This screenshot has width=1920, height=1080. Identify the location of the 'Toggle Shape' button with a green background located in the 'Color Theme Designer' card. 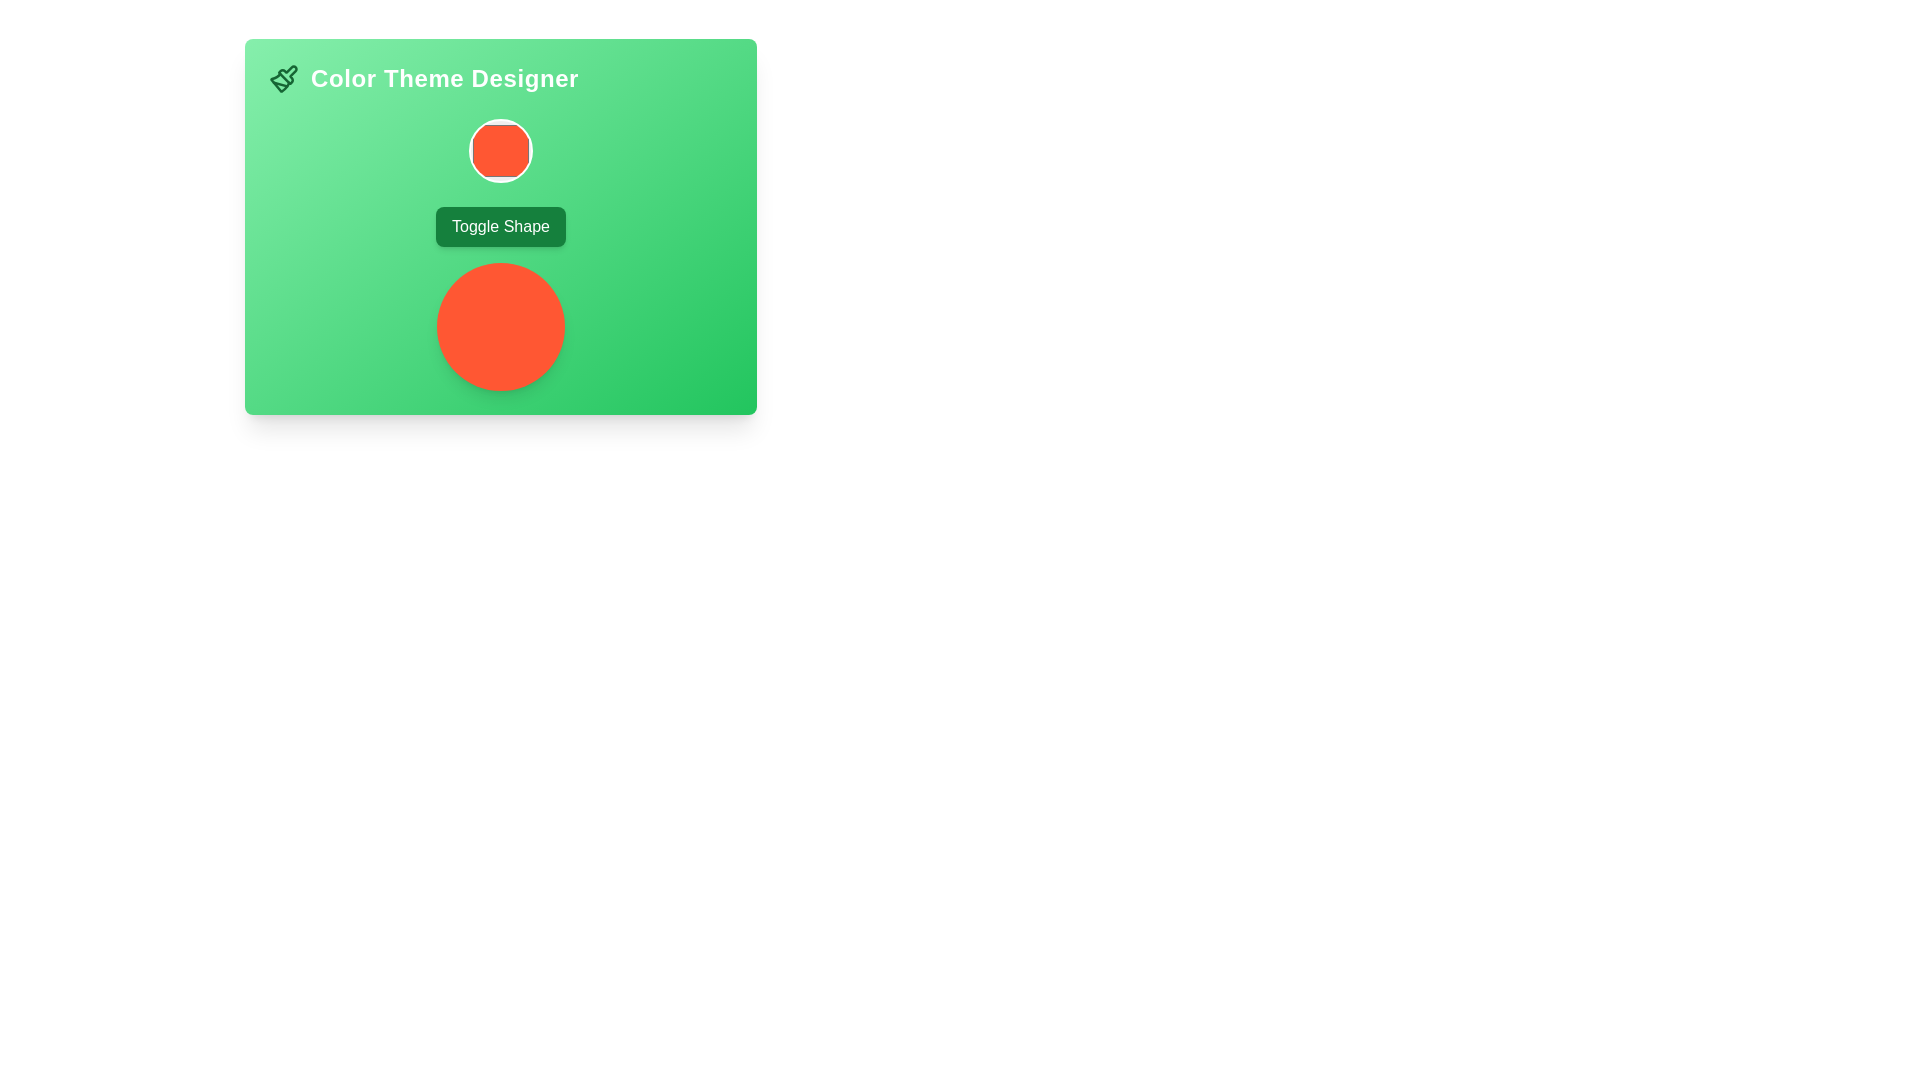
(500, 226).